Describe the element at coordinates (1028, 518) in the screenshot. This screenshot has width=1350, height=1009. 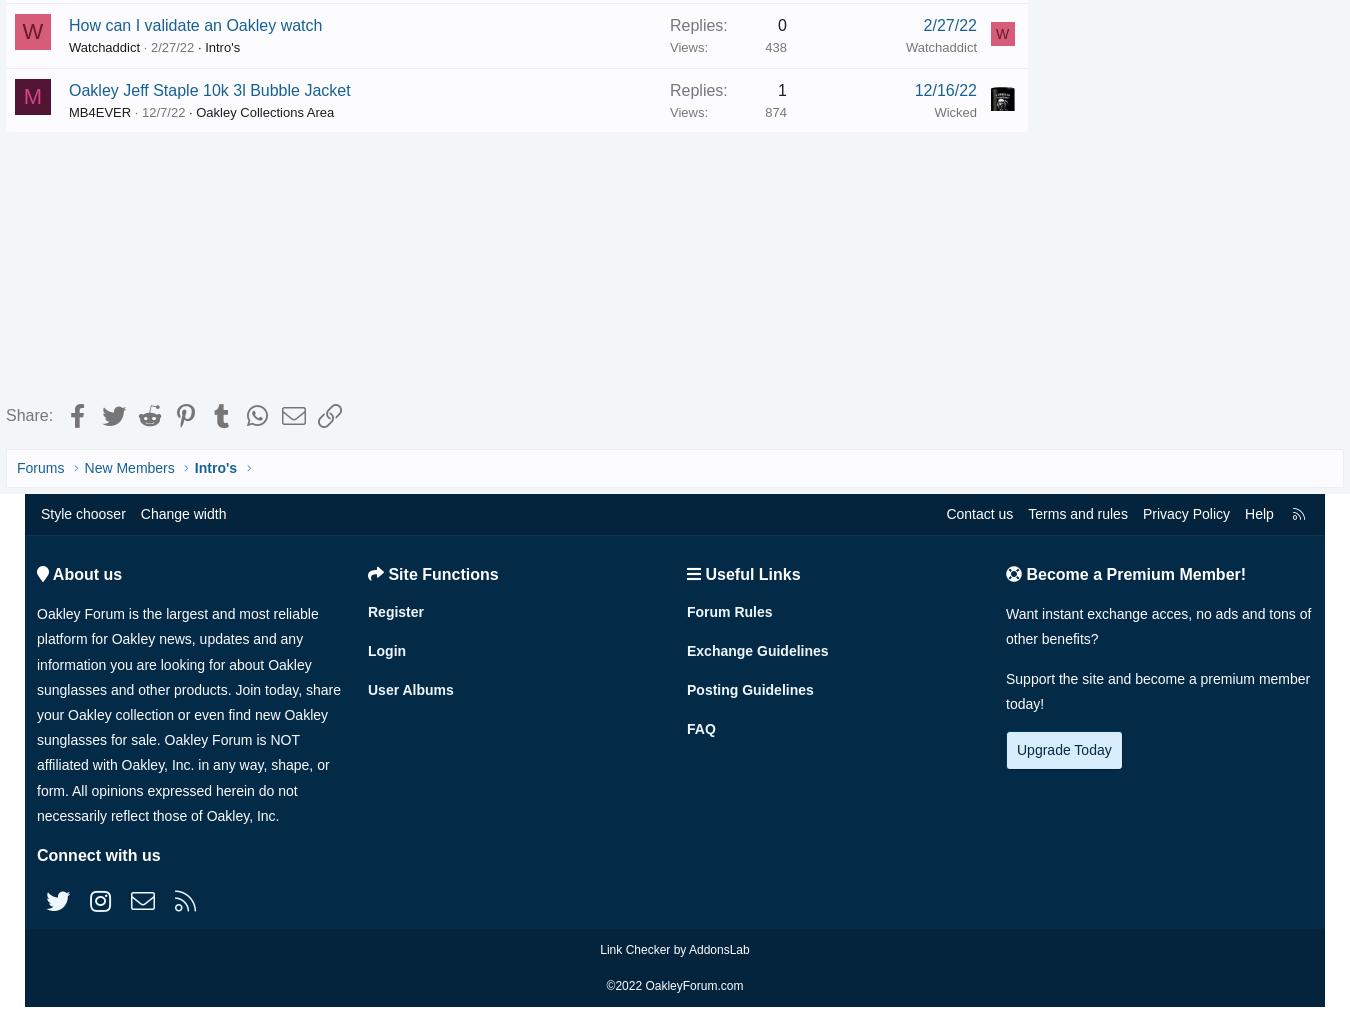
I see `'Terms and rules'` at that location.